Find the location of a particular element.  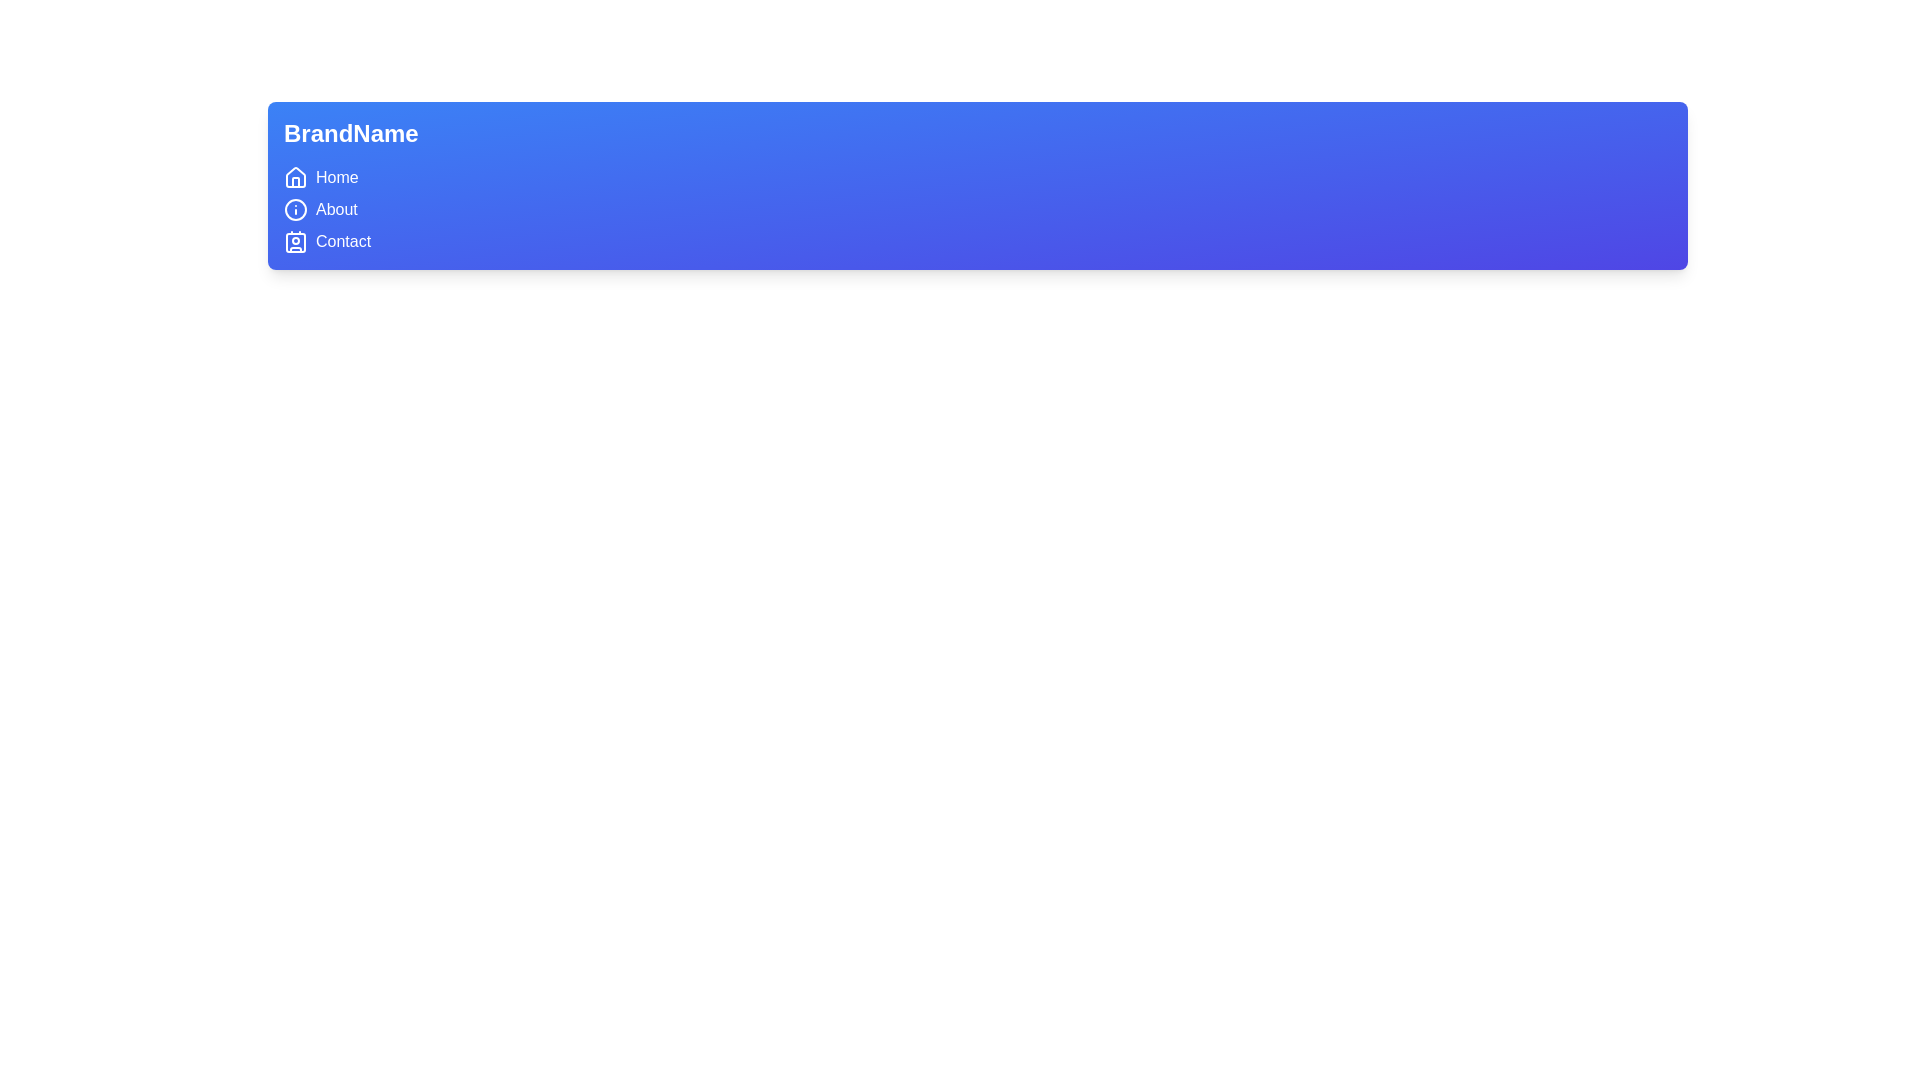

the 'About' section icon located to the left of the text 'About' in the navigation menu under the blue header is located at coordinates (295, 209).